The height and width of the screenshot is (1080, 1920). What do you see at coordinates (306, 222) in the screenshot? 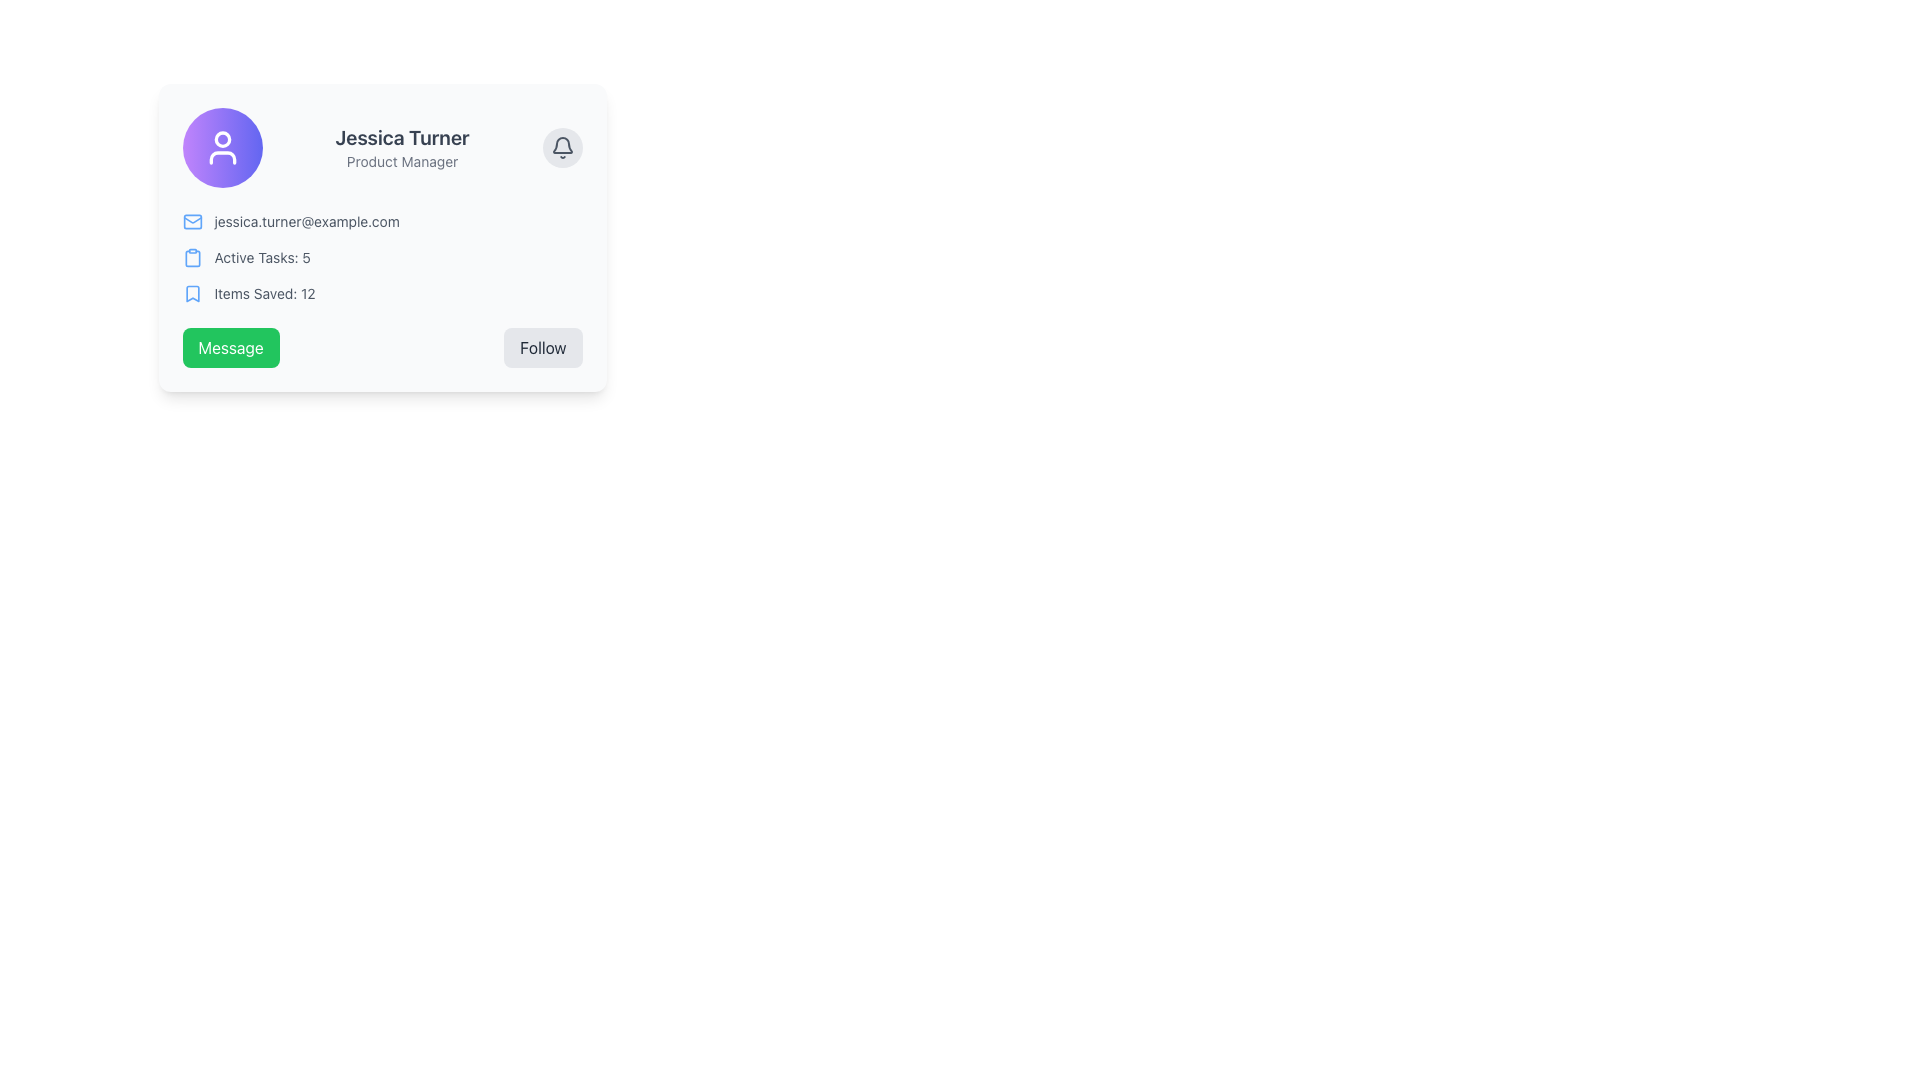
I see `the text element displaying 'jessica.turner@example.com', which is styled in light gray and located next to a mail icon on a profile card` at bounding box center [306, 222].